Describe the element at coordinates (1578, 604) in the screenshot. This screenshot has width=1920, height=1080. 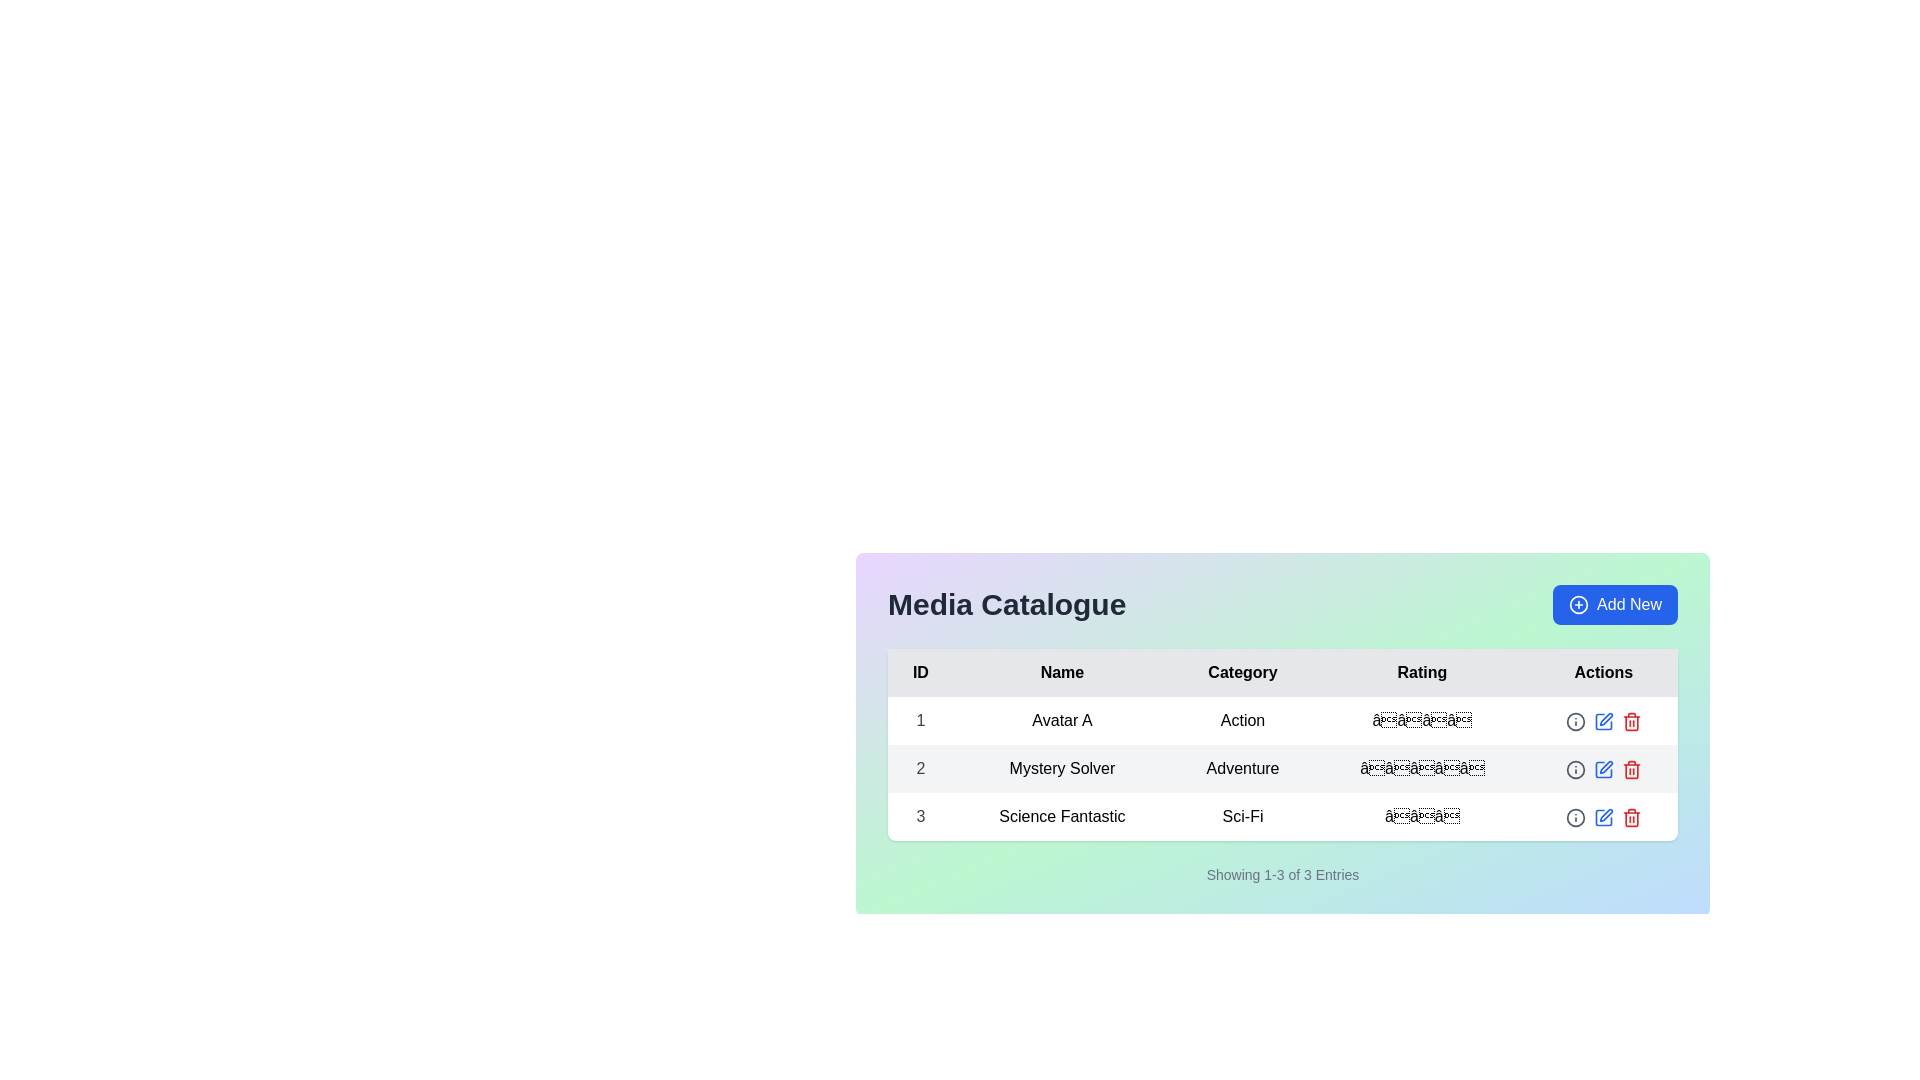
I see `the outermost circular shape of the 'Add New' button located at the top right corner of the media catalog interface` at that location.